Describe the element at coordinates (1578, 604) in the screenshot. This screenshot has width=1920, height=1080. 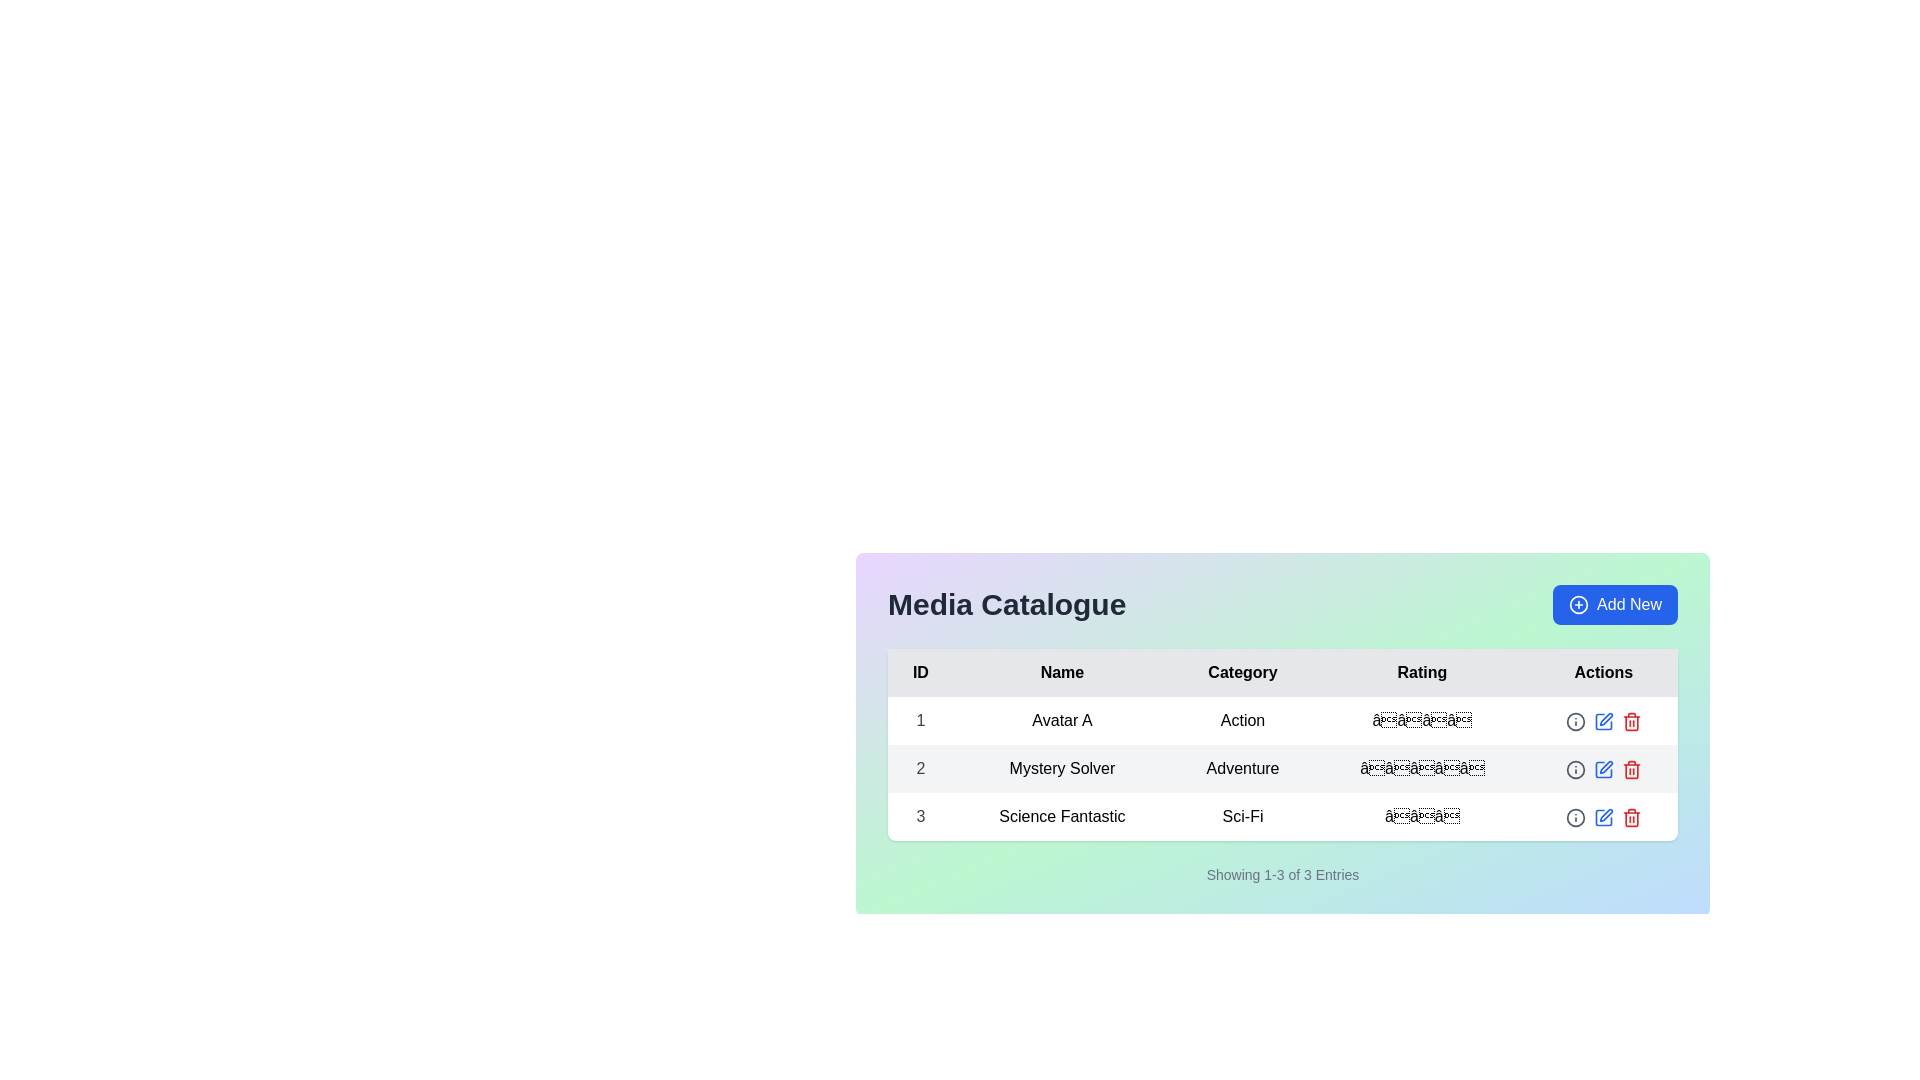
I see `the outermost circular shape of the 'Add New' button located at the top right corner of the media catalog interface` at that location.